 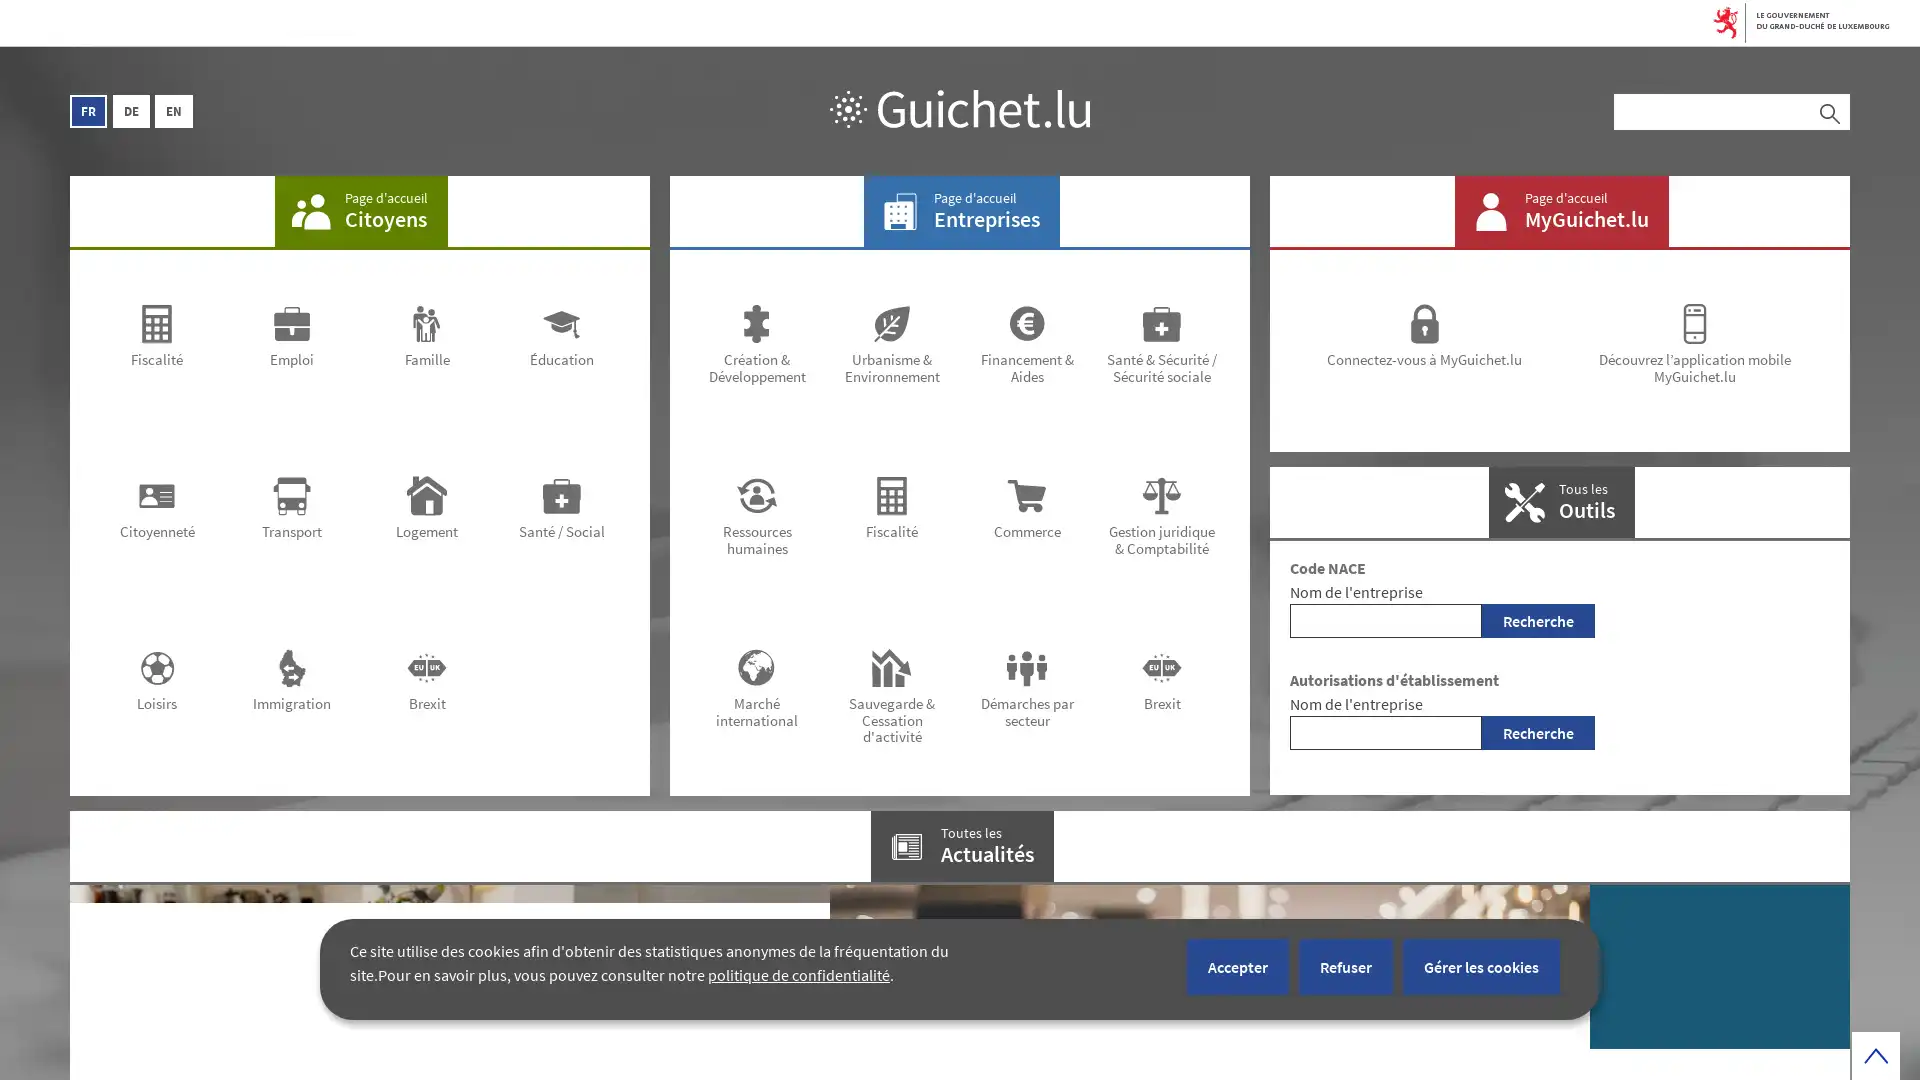 I want to click on Recherche, so click(x=1536, y=732).